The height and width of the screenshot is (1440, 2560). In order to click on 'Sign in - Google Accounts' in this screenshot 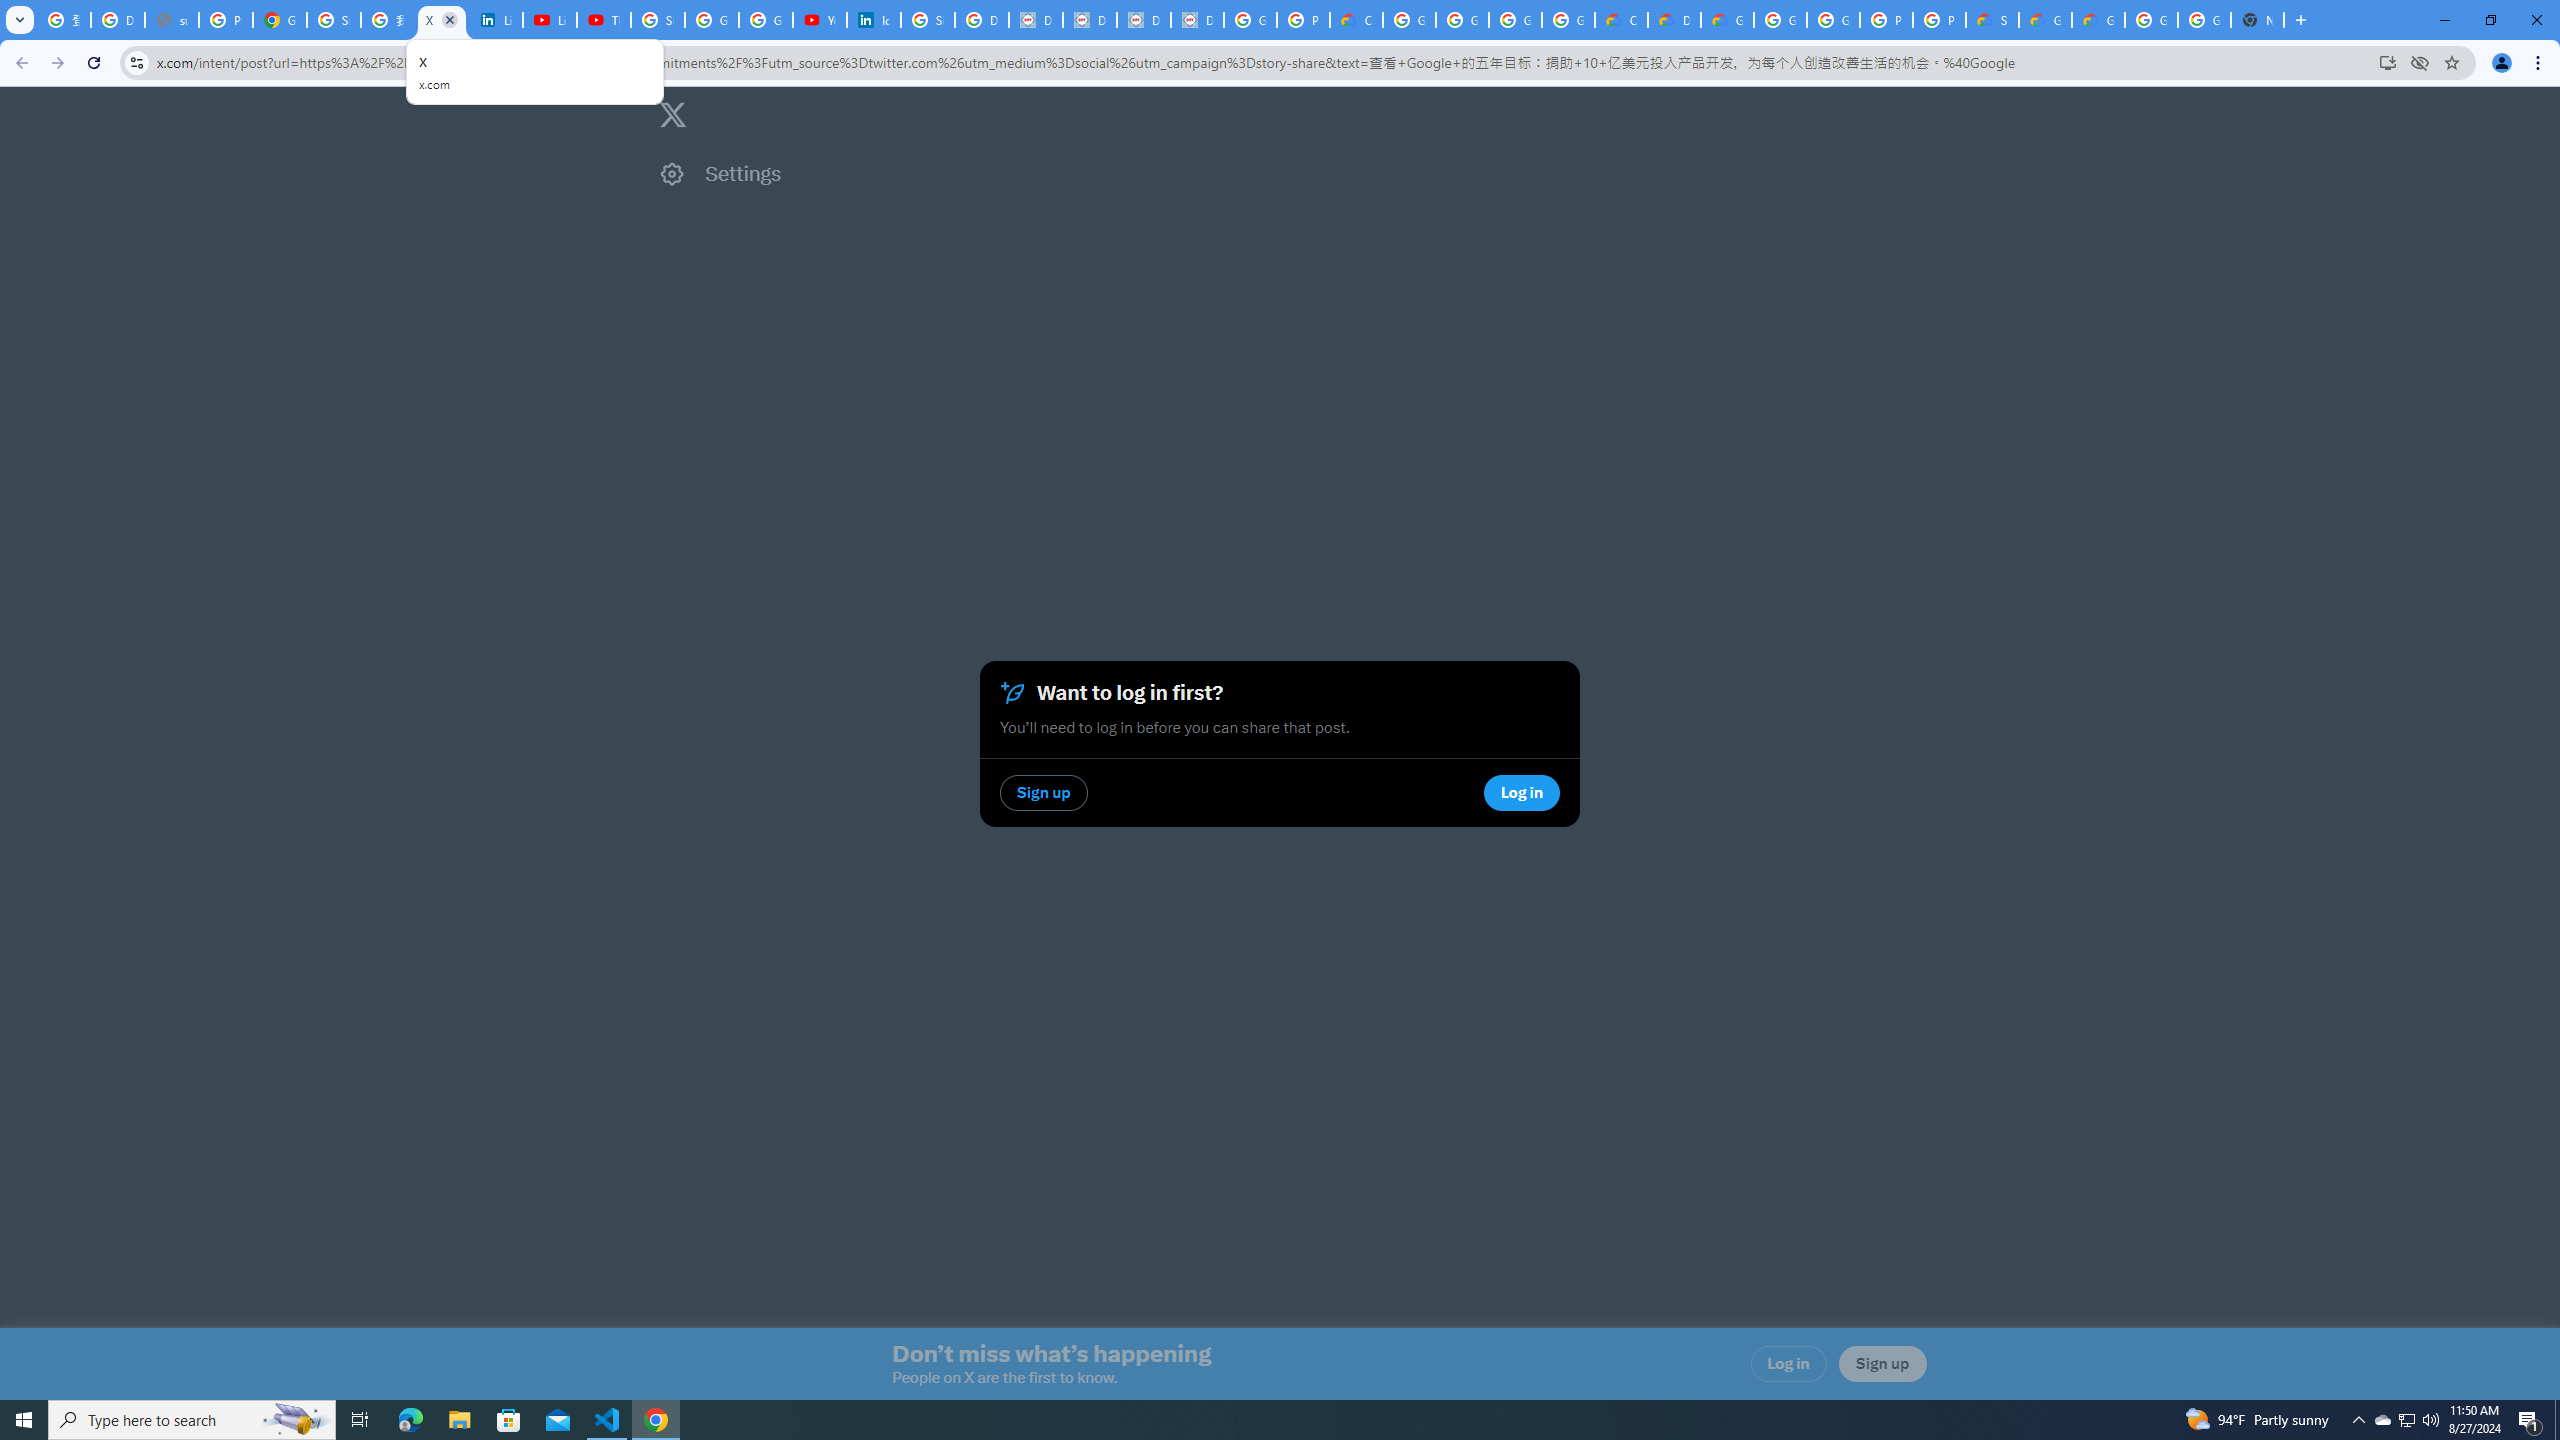, I will do `click(334, 19)`.